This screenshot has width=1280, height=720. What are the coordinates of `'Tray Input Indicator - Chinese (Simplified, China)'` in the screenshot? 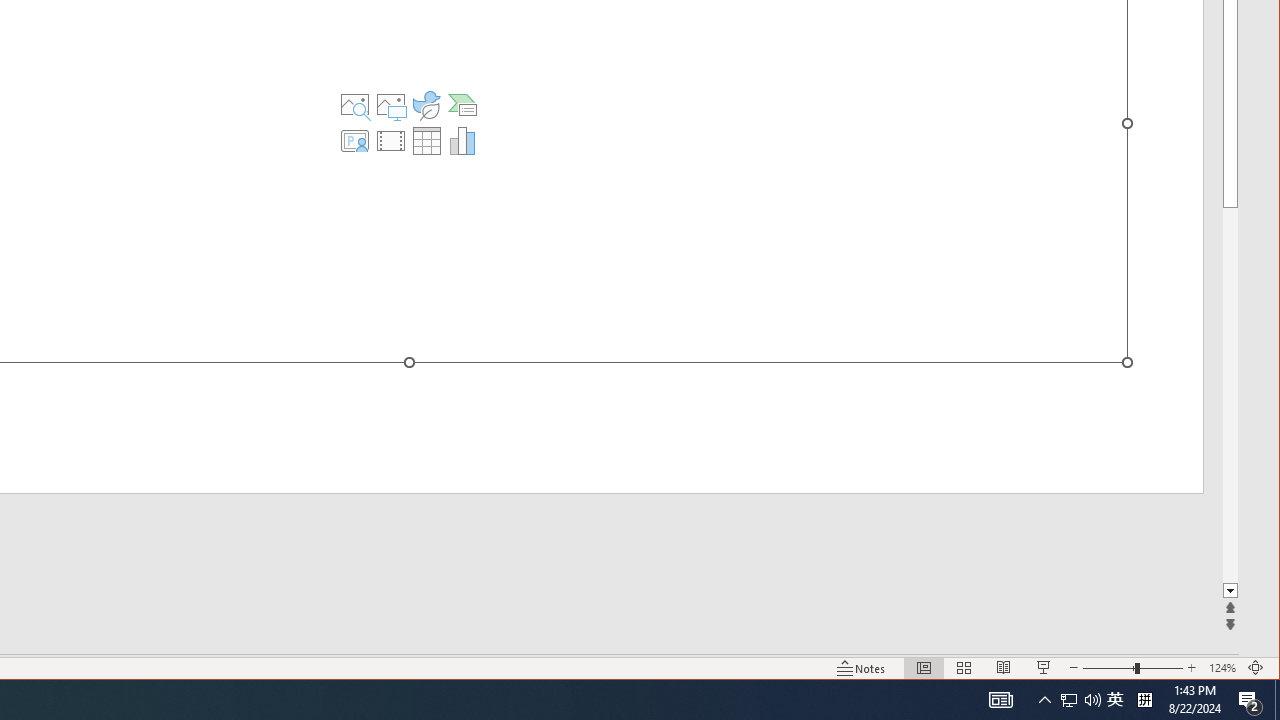 It's located at (1144, 698).